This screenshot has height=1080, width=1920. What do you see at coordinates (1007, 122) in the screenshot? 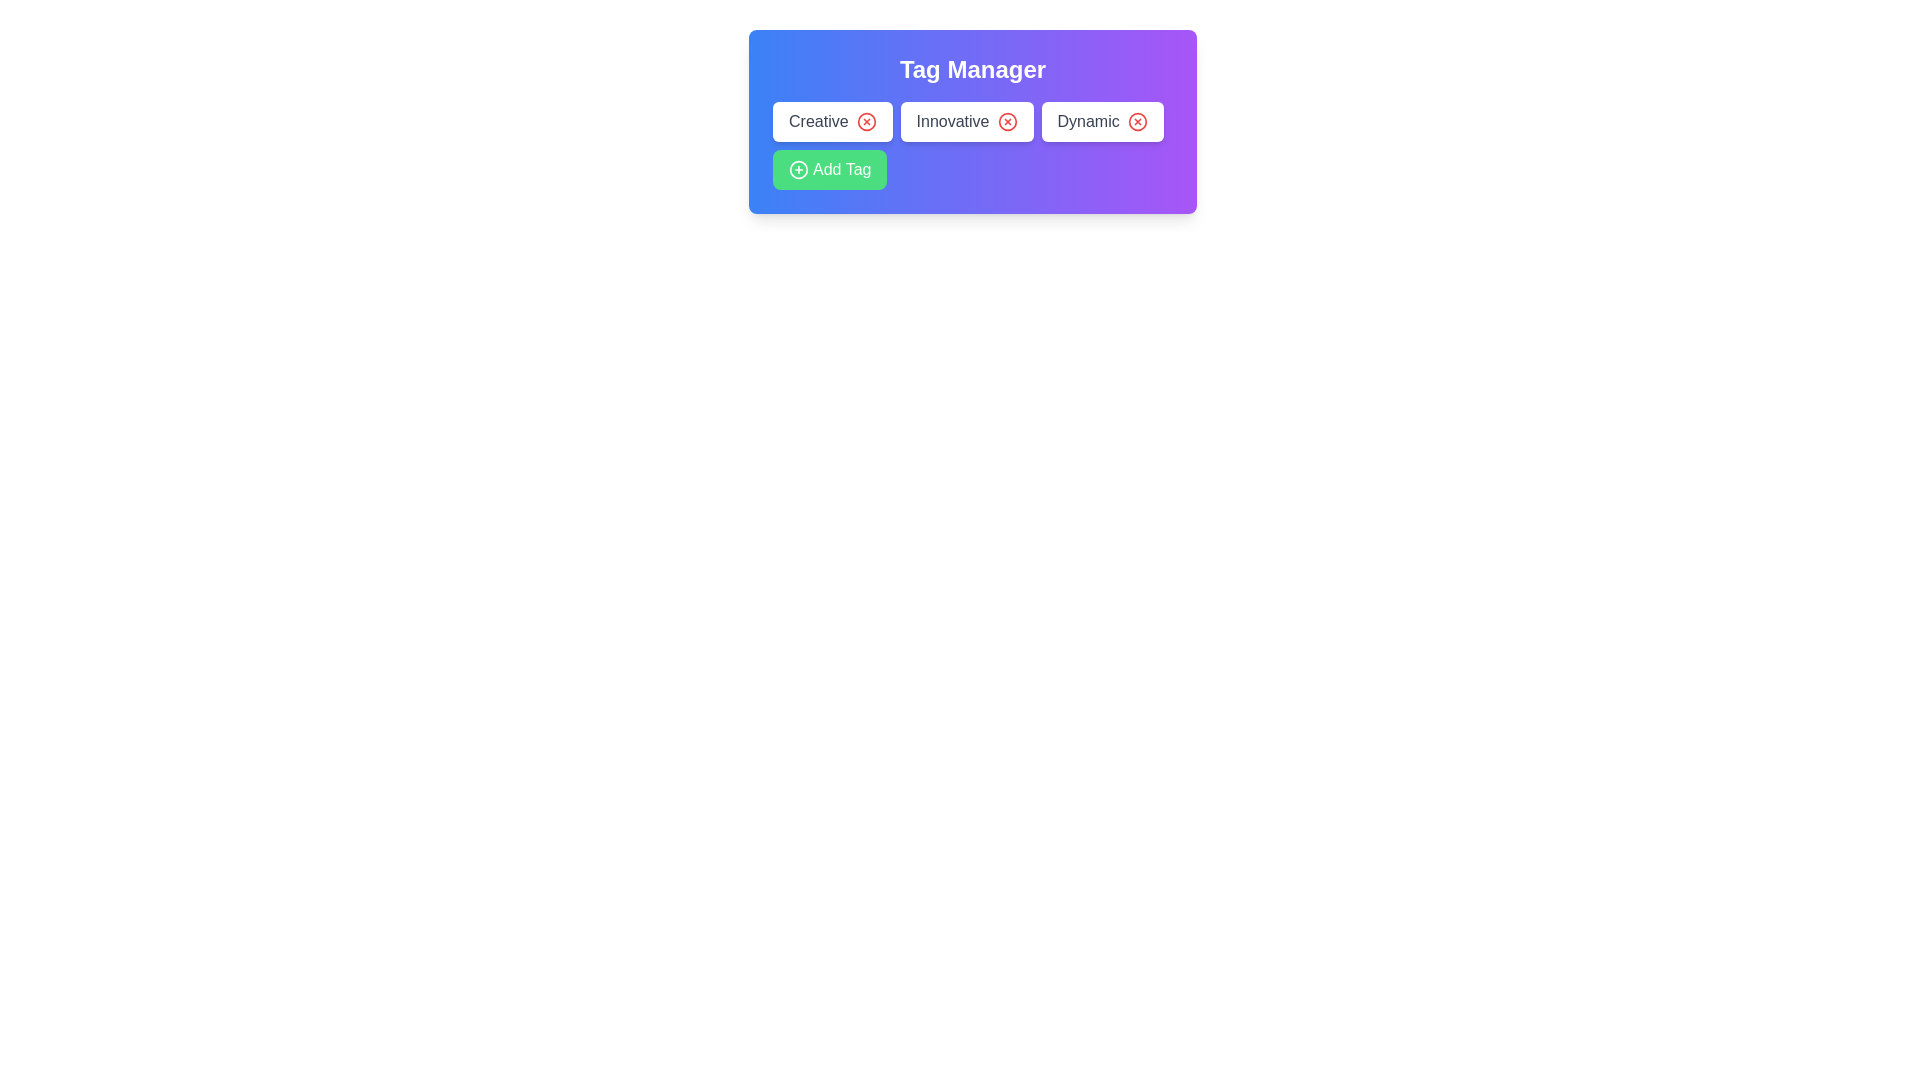
I see `remove button for the tag labeled Innovative` at bounding box center [1007, 122].